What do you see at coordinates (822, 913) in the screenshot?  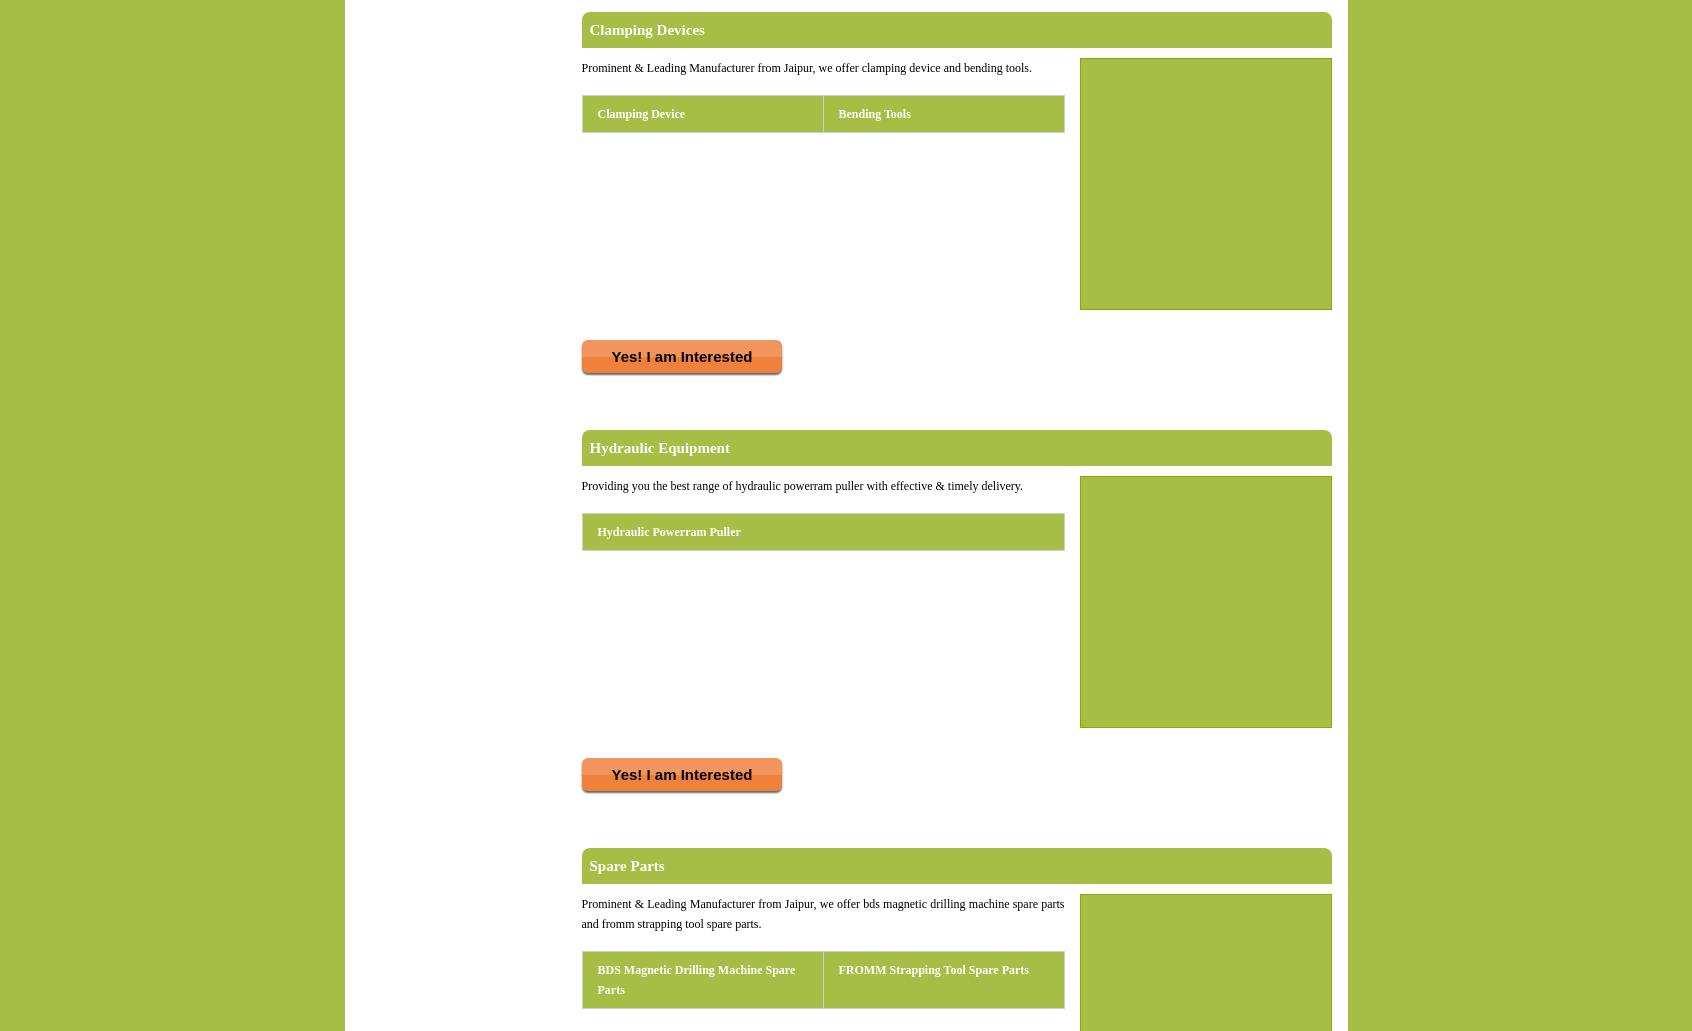 I see `'Prominent & Leading Manufacturer from Jaipur, we offer bds magnetic drilling machine spare parts and fromm strapping tool spare parts.'` at bounding box center [822, 913].